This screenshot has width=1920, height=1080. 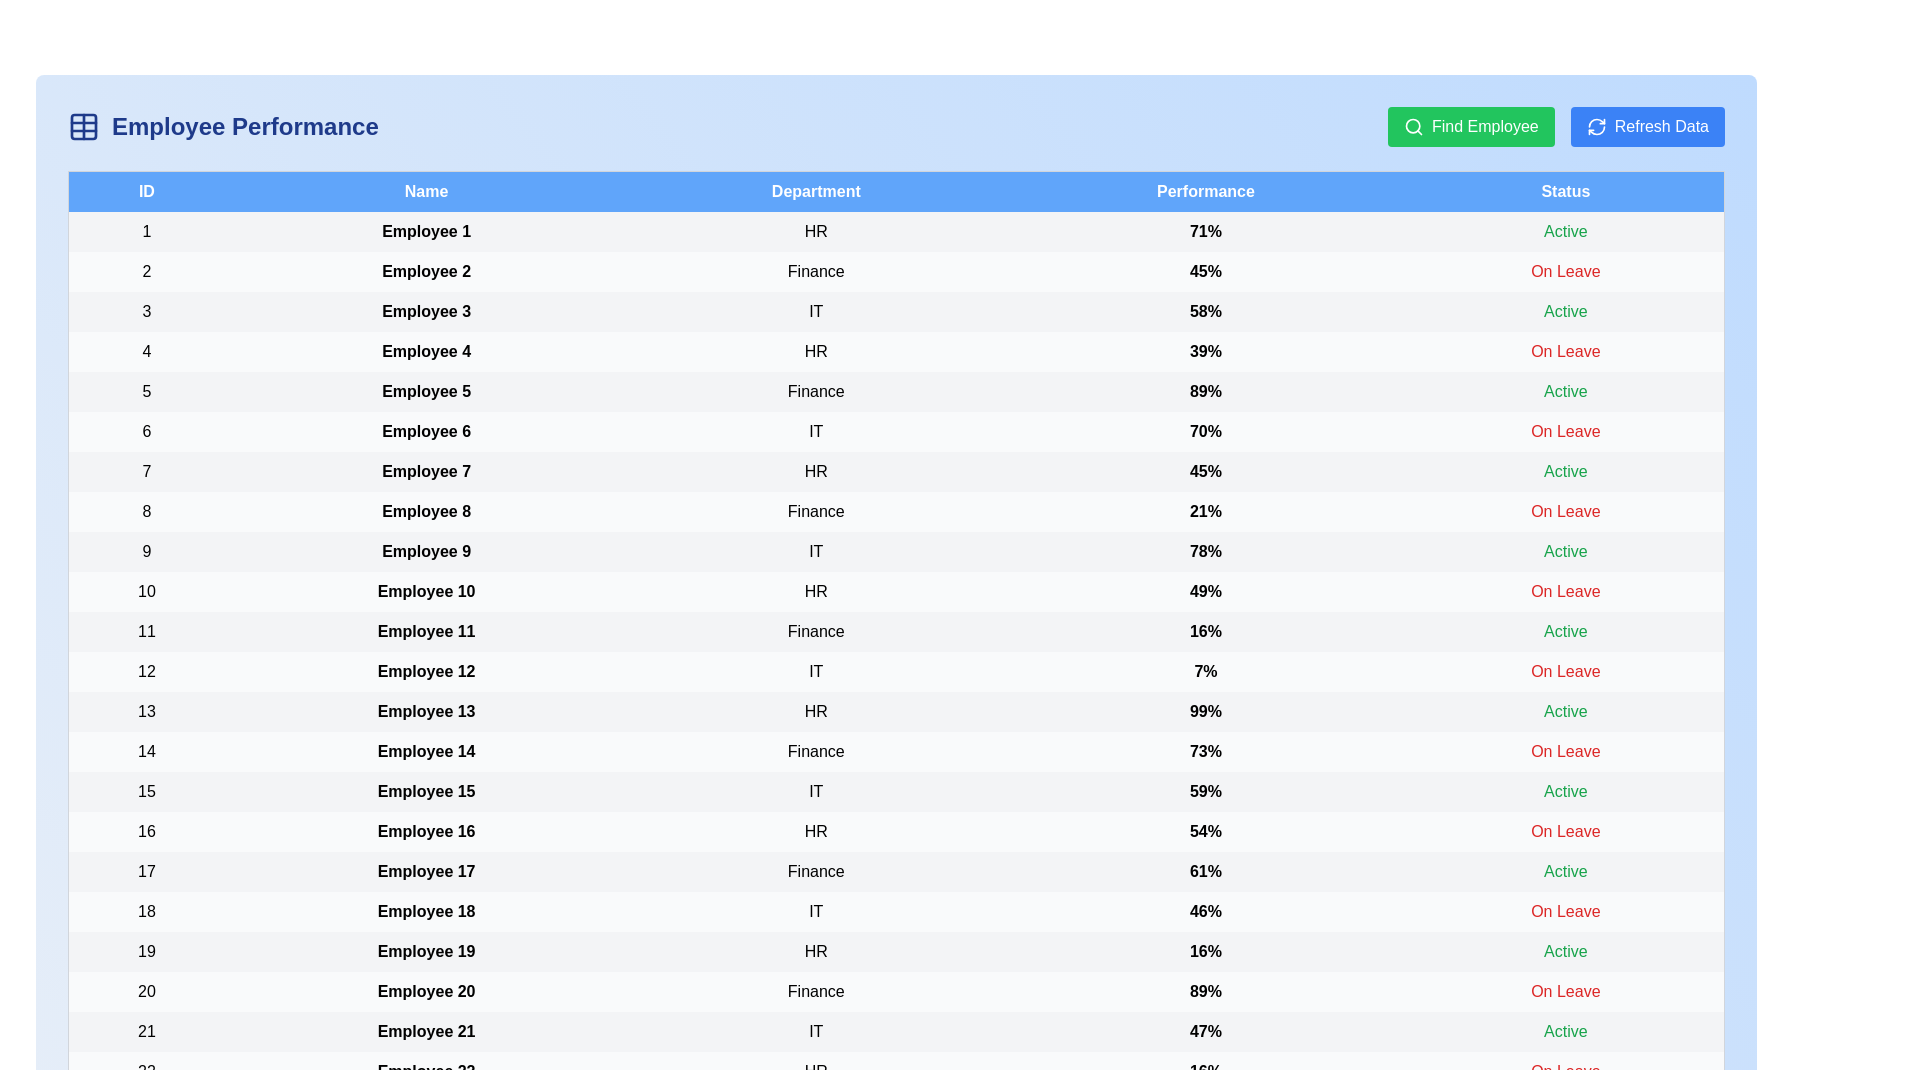 What do you see at coordinates (145, 191) in the screenshot?
I see `the header to sort by ID` at bounding box center [145, 191].